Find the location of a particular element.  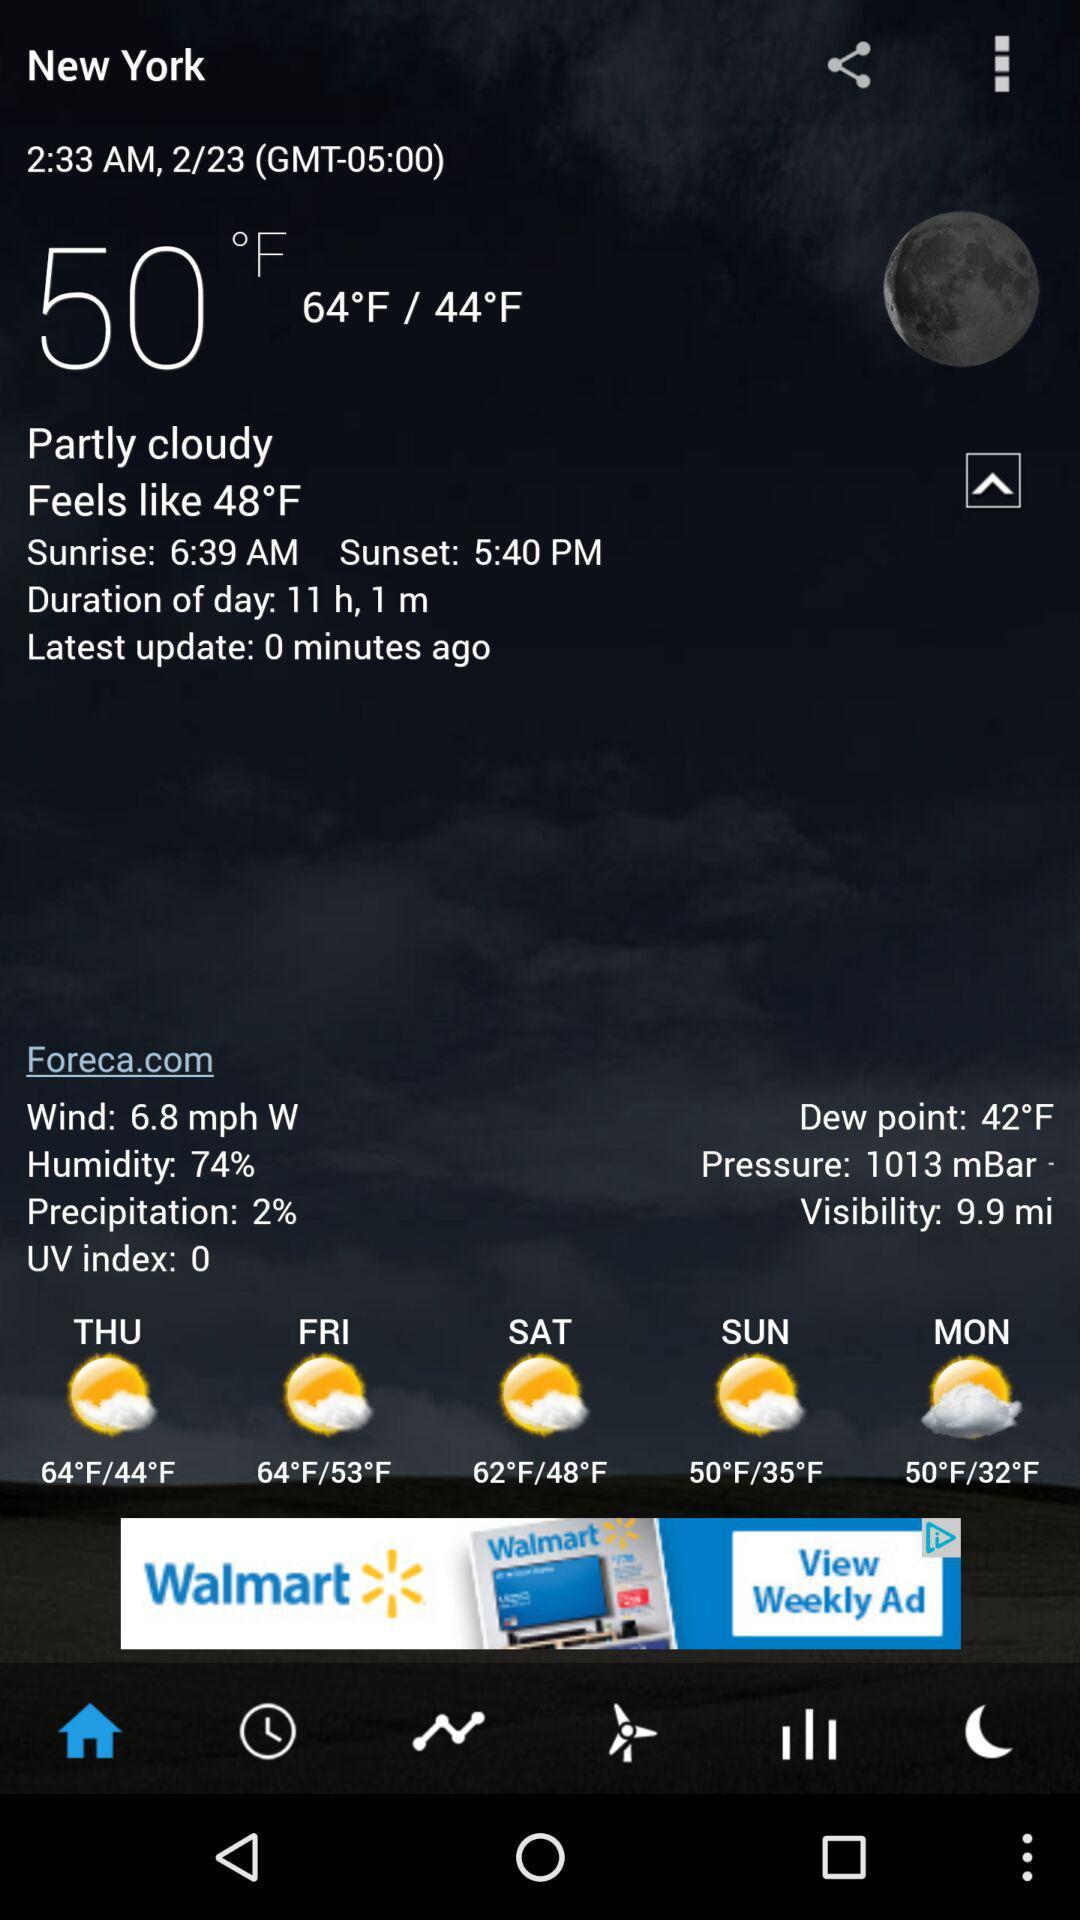

go up is located at coordinates (994, 481).